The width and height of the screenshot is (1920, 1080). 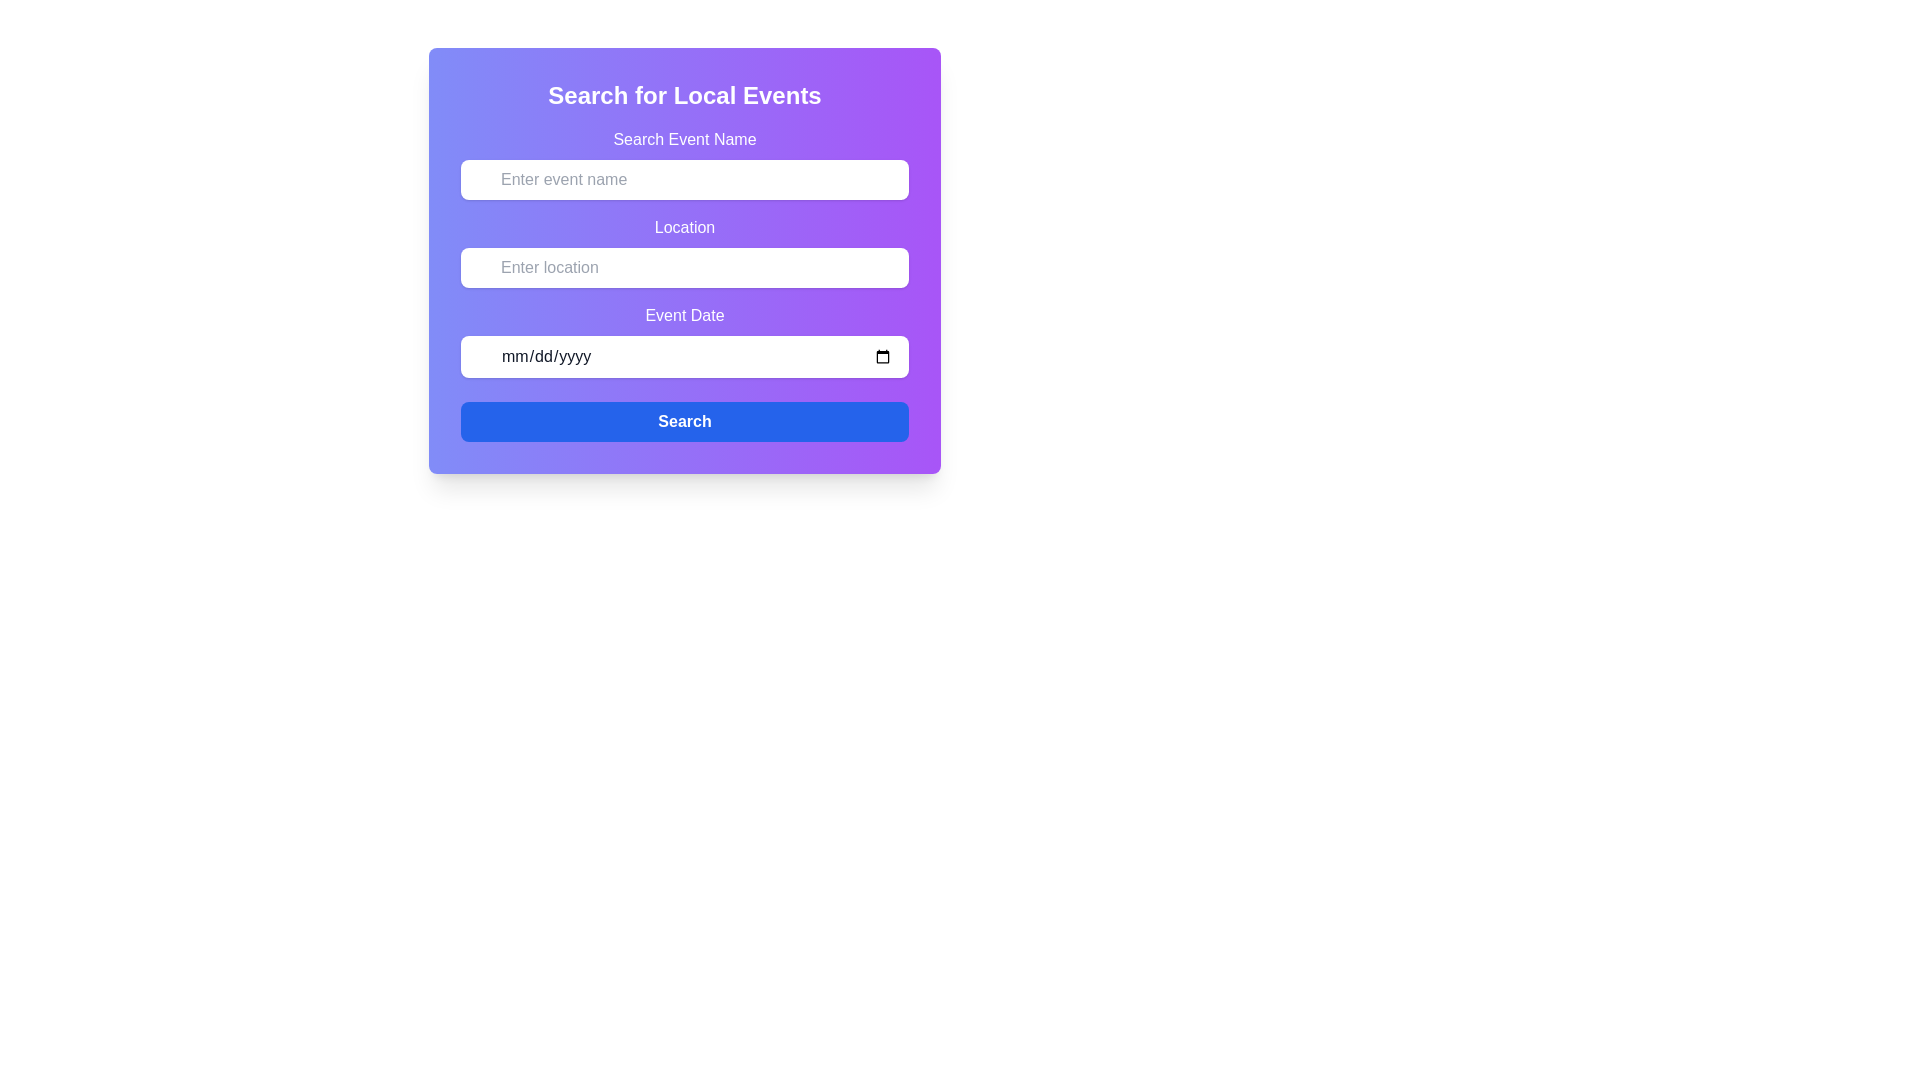 What do you see at coordinates (685, 420) in the screenshot?
I see `the rectangular blue button labeled 'Search' at the center of the button` at bounding box center [685, 420].